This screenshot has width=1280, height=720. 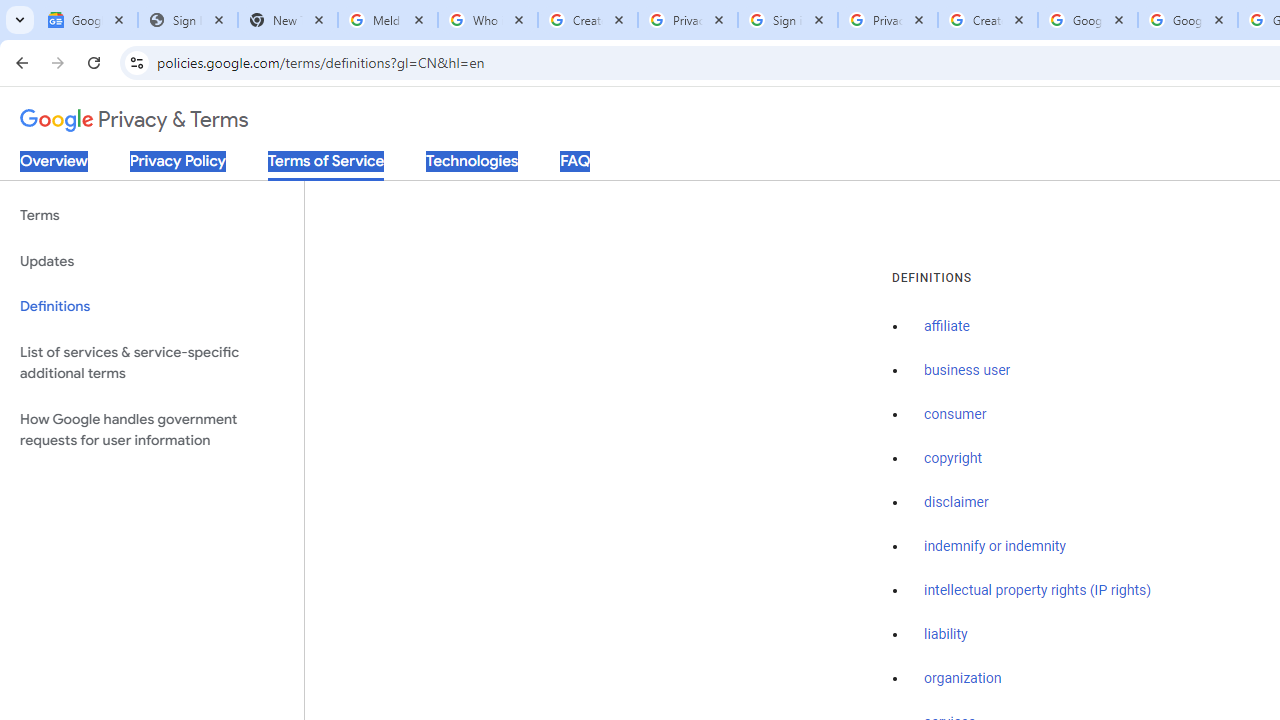 I want to click on 'consumer', so click(x=954, y=414).